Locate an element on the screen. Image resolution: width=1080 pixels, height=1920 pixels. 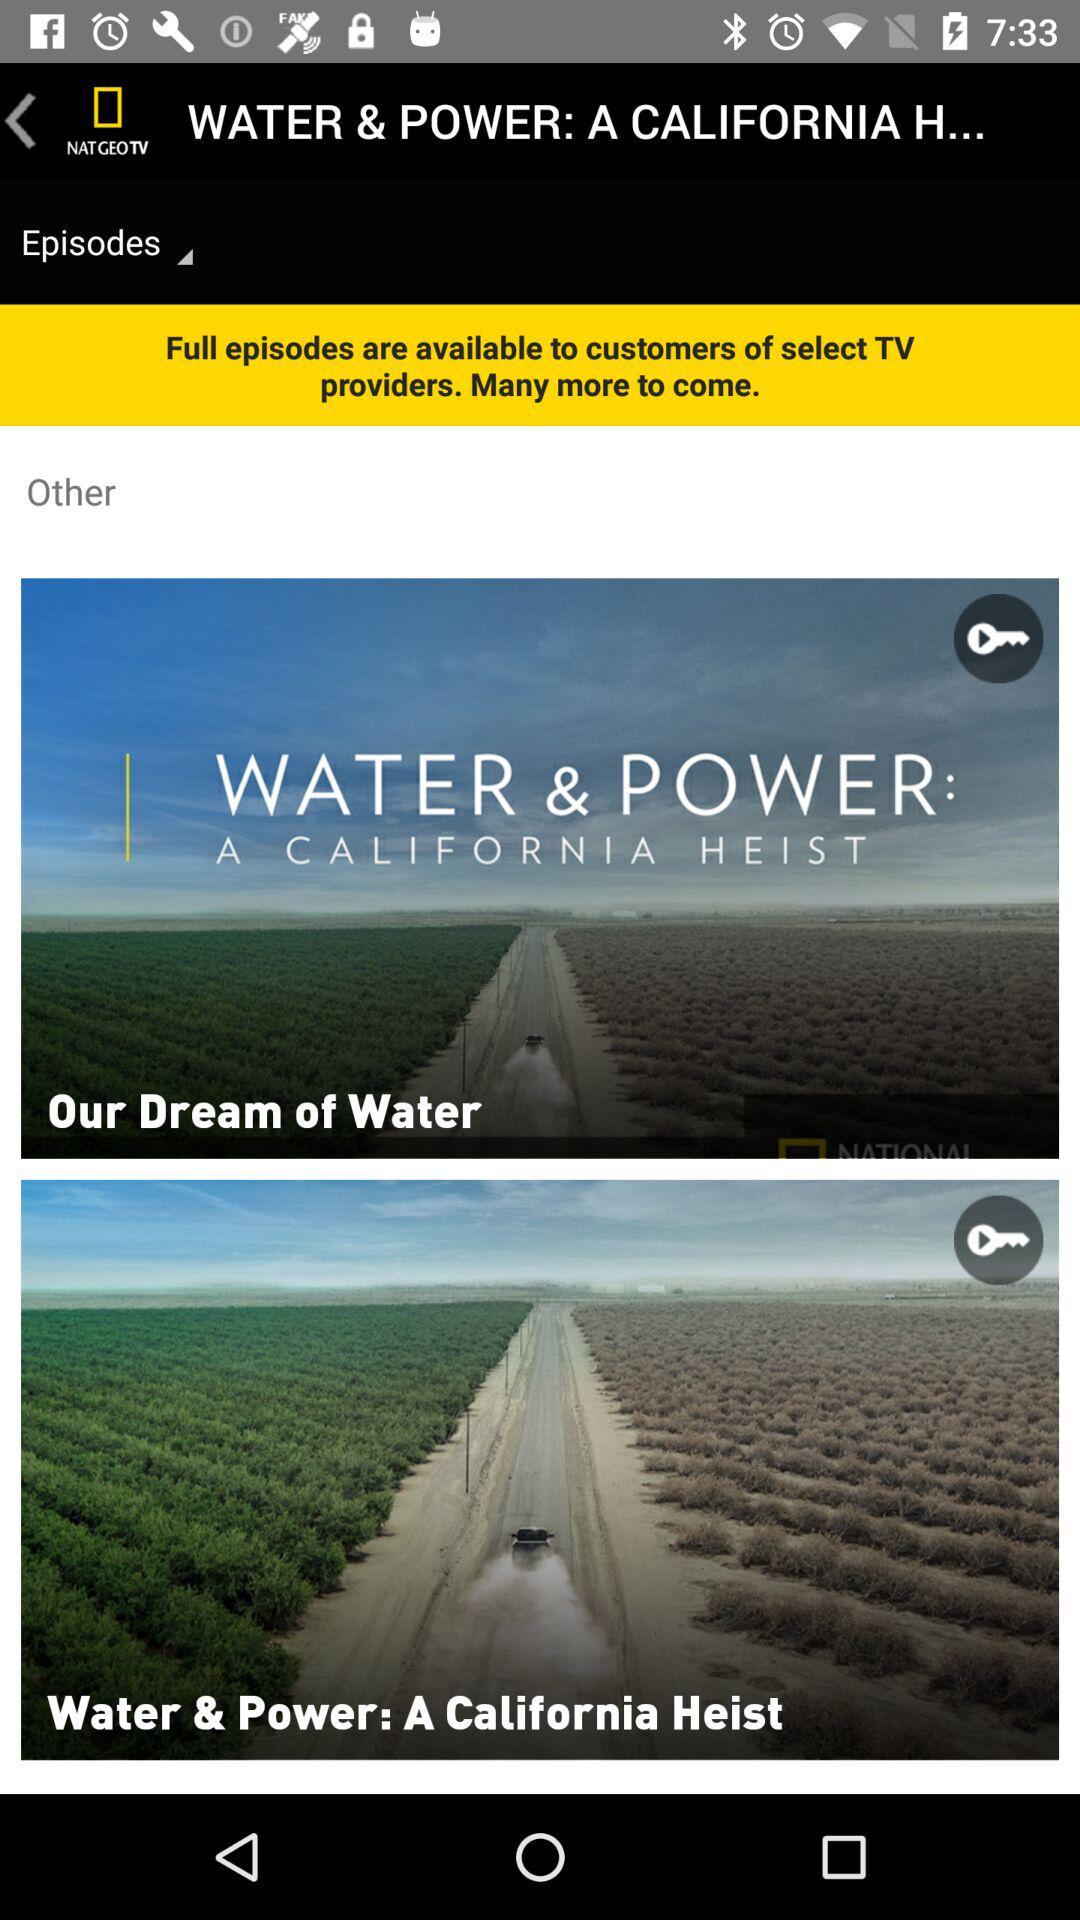
natgeo tv is located at coordinates (108, 119).